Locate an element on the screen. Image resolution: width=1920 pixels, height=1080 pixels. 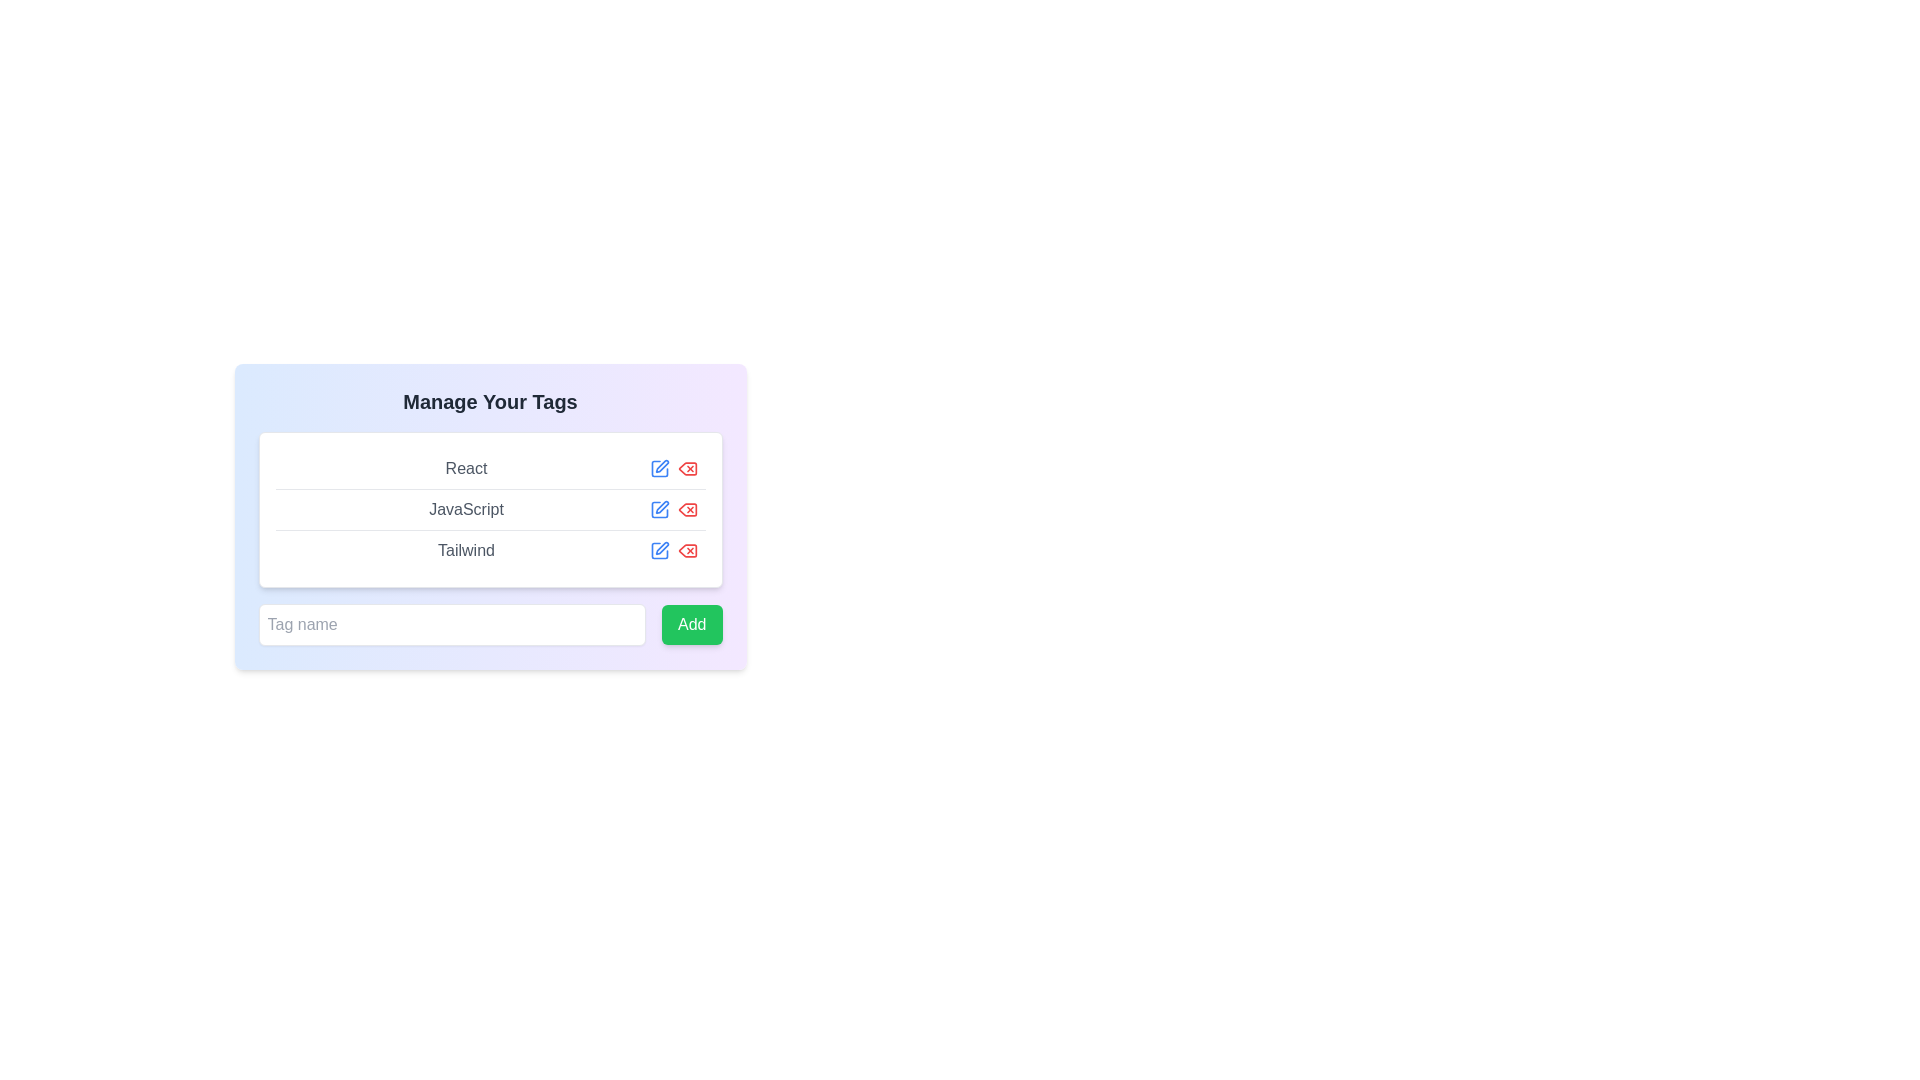
the delete icon located to the left of the 'JavaScript' tag in the list is located at coordinates (687, 508).